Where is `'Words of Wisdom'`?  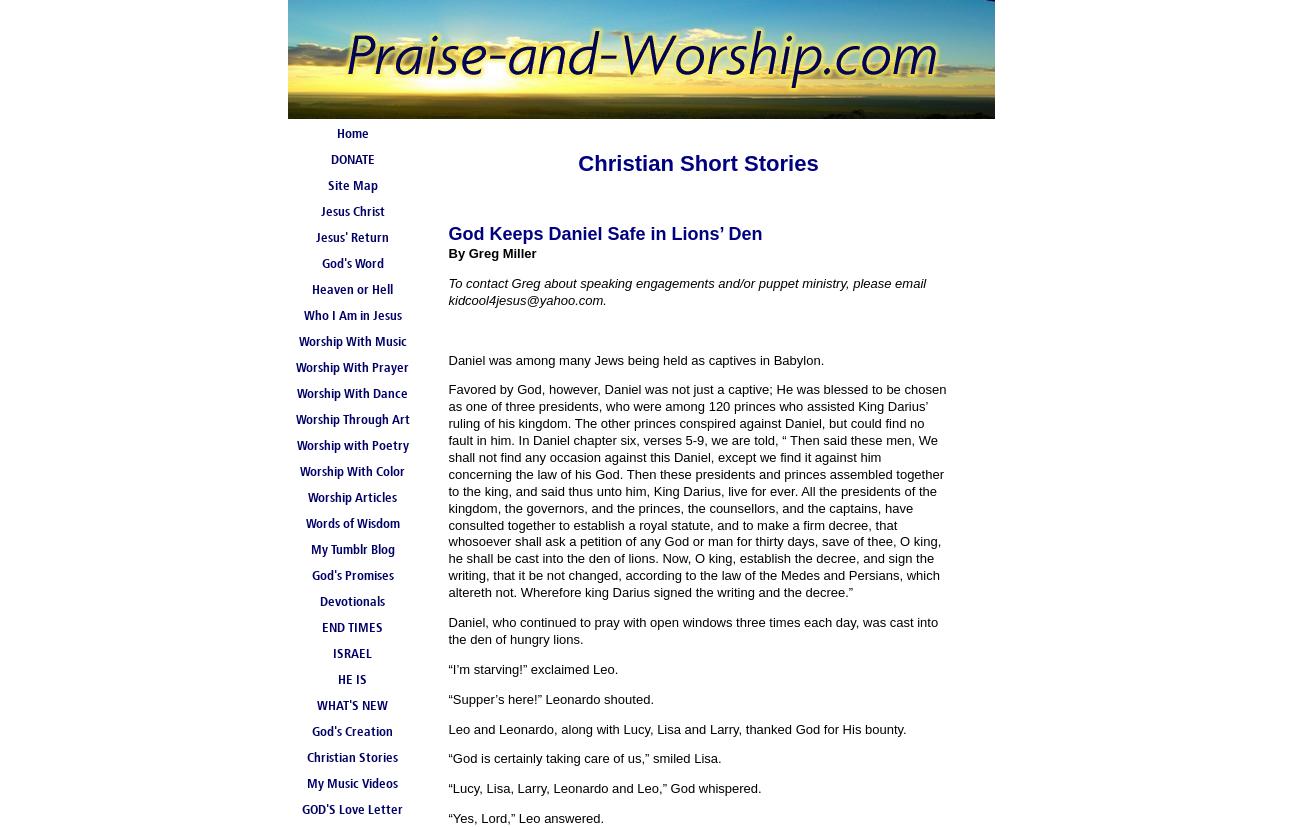 'Words of Wisdom' is located at coordinates (304, 523).